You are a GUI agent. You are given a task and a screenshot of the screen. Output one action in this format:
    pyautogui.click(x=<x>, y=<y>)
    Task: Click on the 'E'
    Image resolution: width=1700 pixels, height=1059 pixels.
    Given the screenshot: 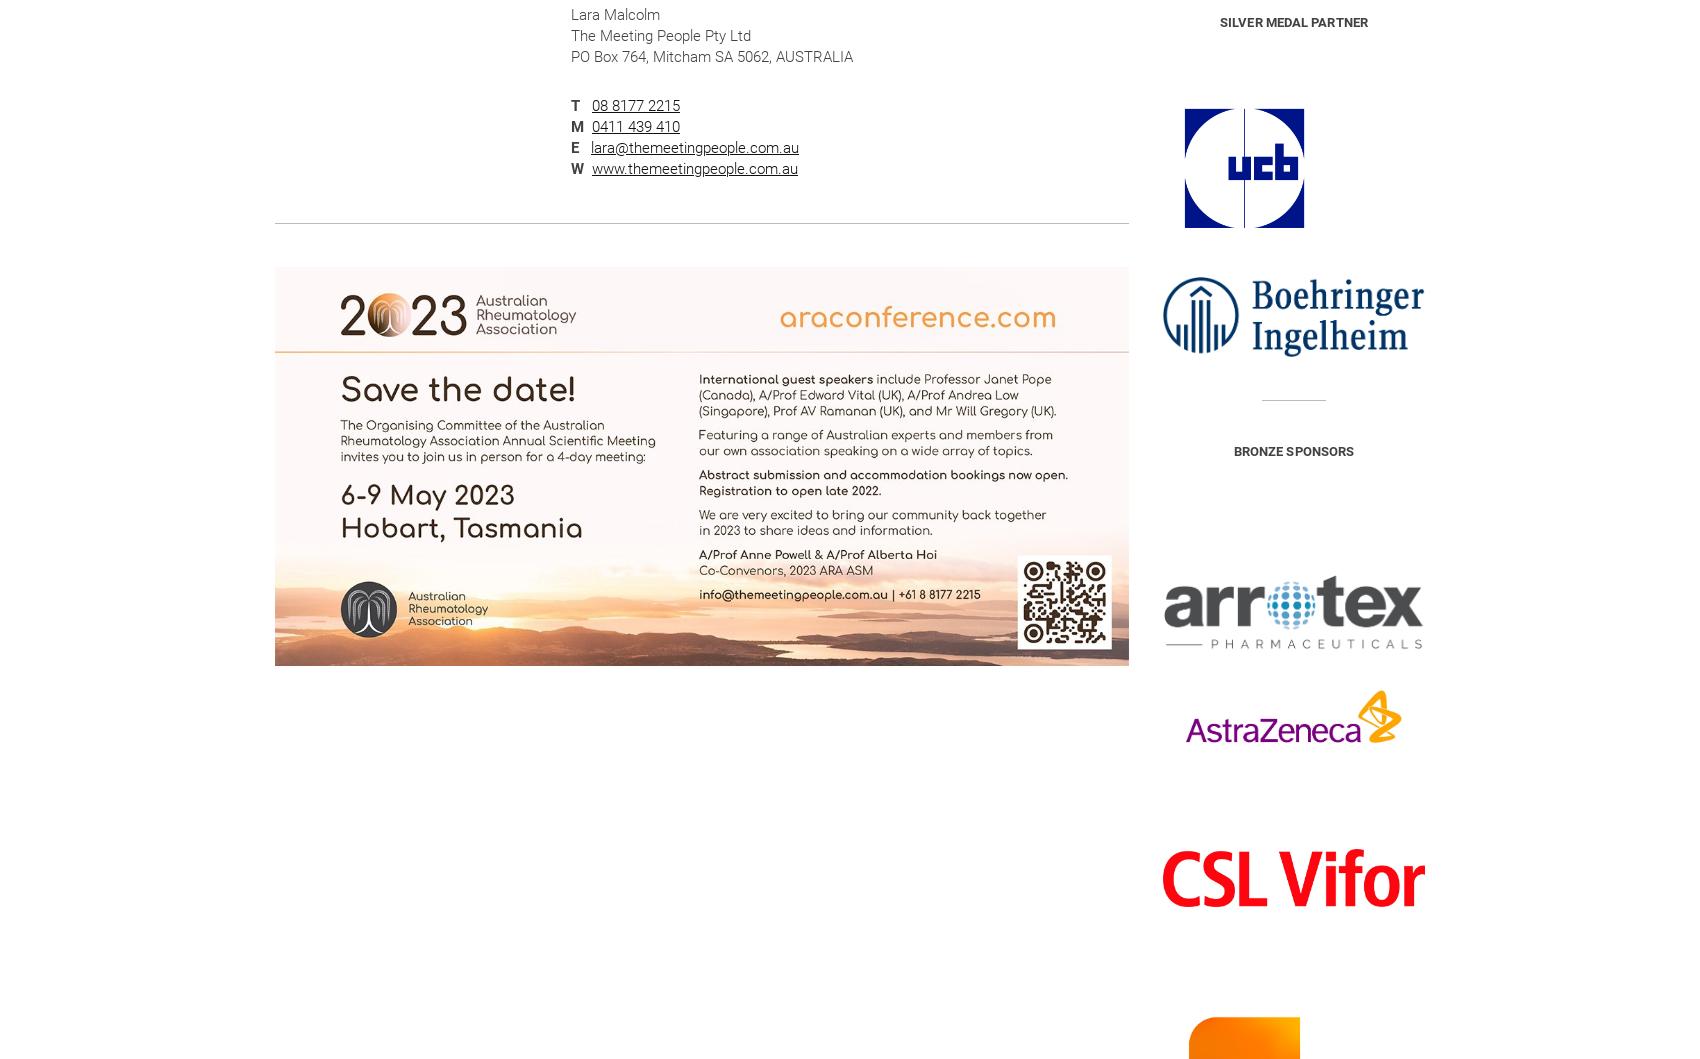 What is the action you would take?
    pyautogui.click(x=574, y=147)
    